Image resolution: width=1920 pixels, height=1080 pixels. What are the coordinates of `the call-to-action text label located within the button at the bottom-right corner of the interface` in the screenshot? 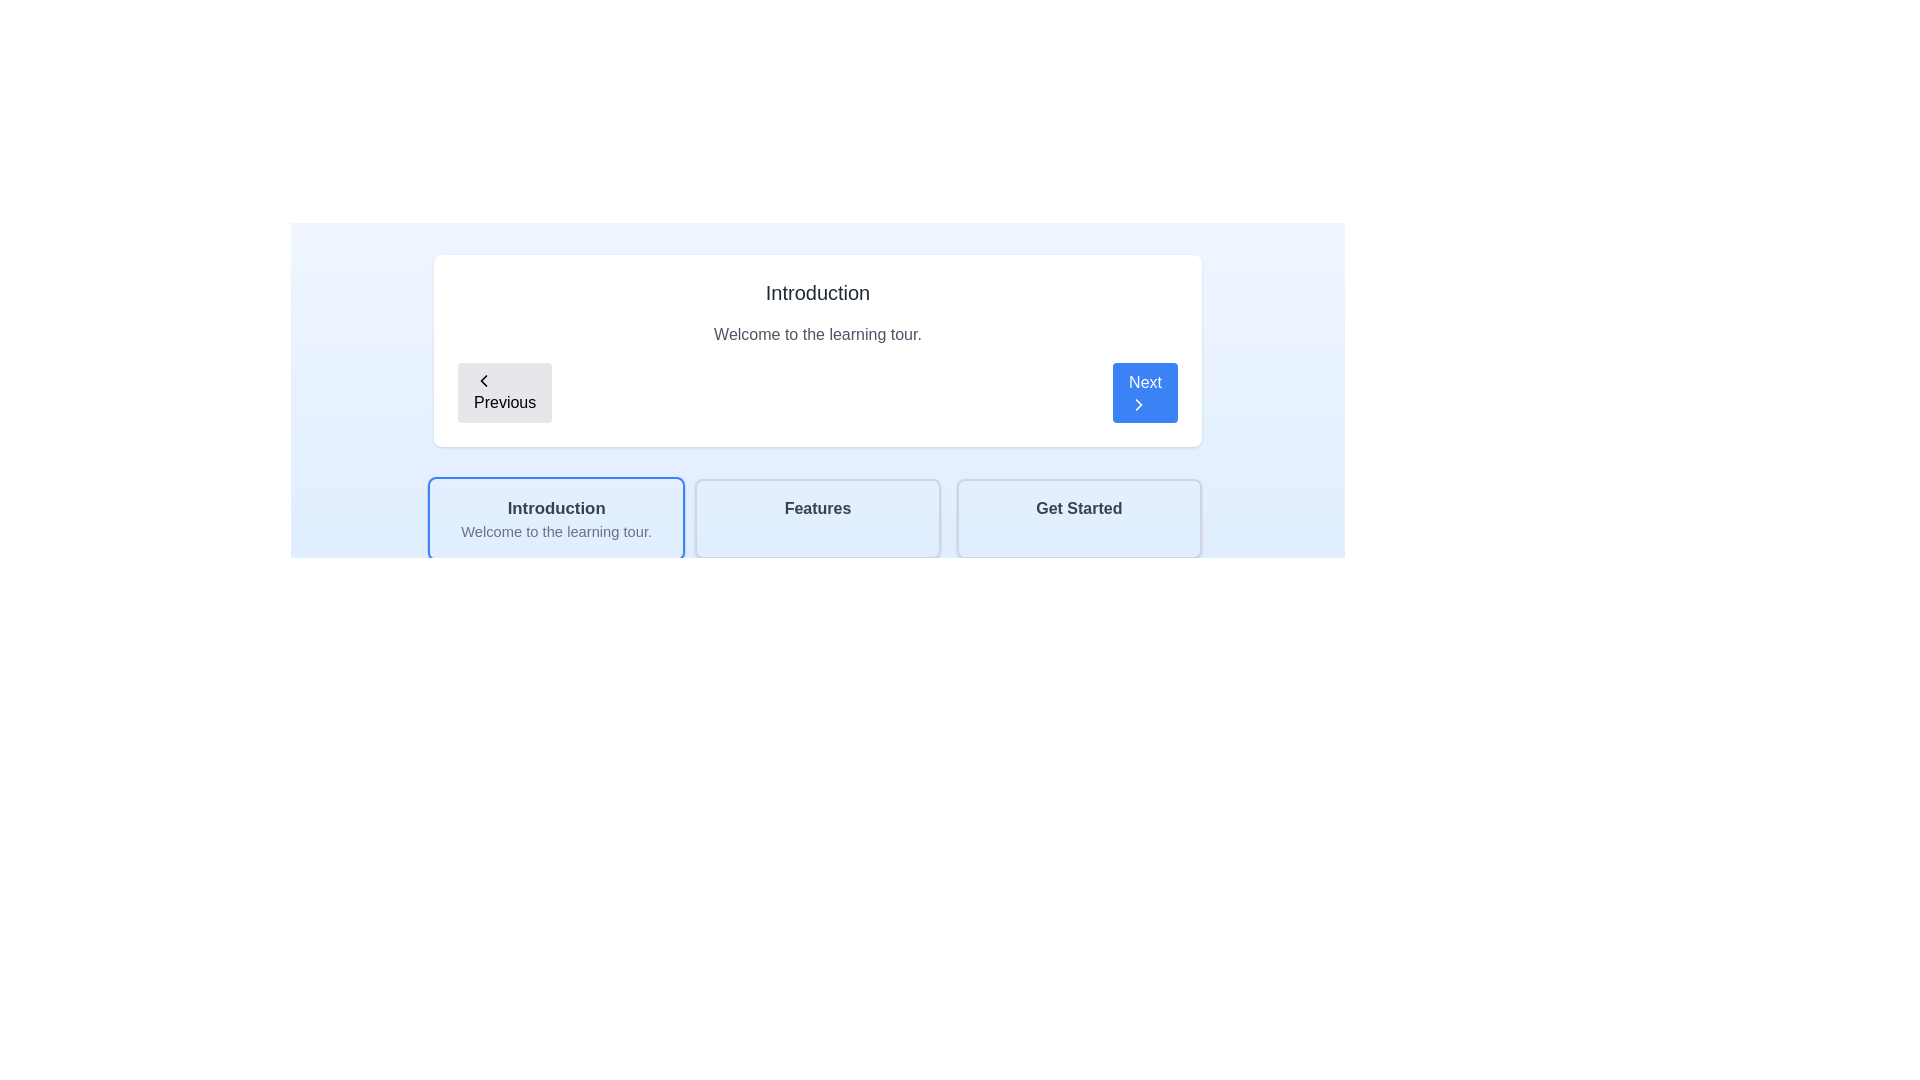 It's located at (1078, 508).